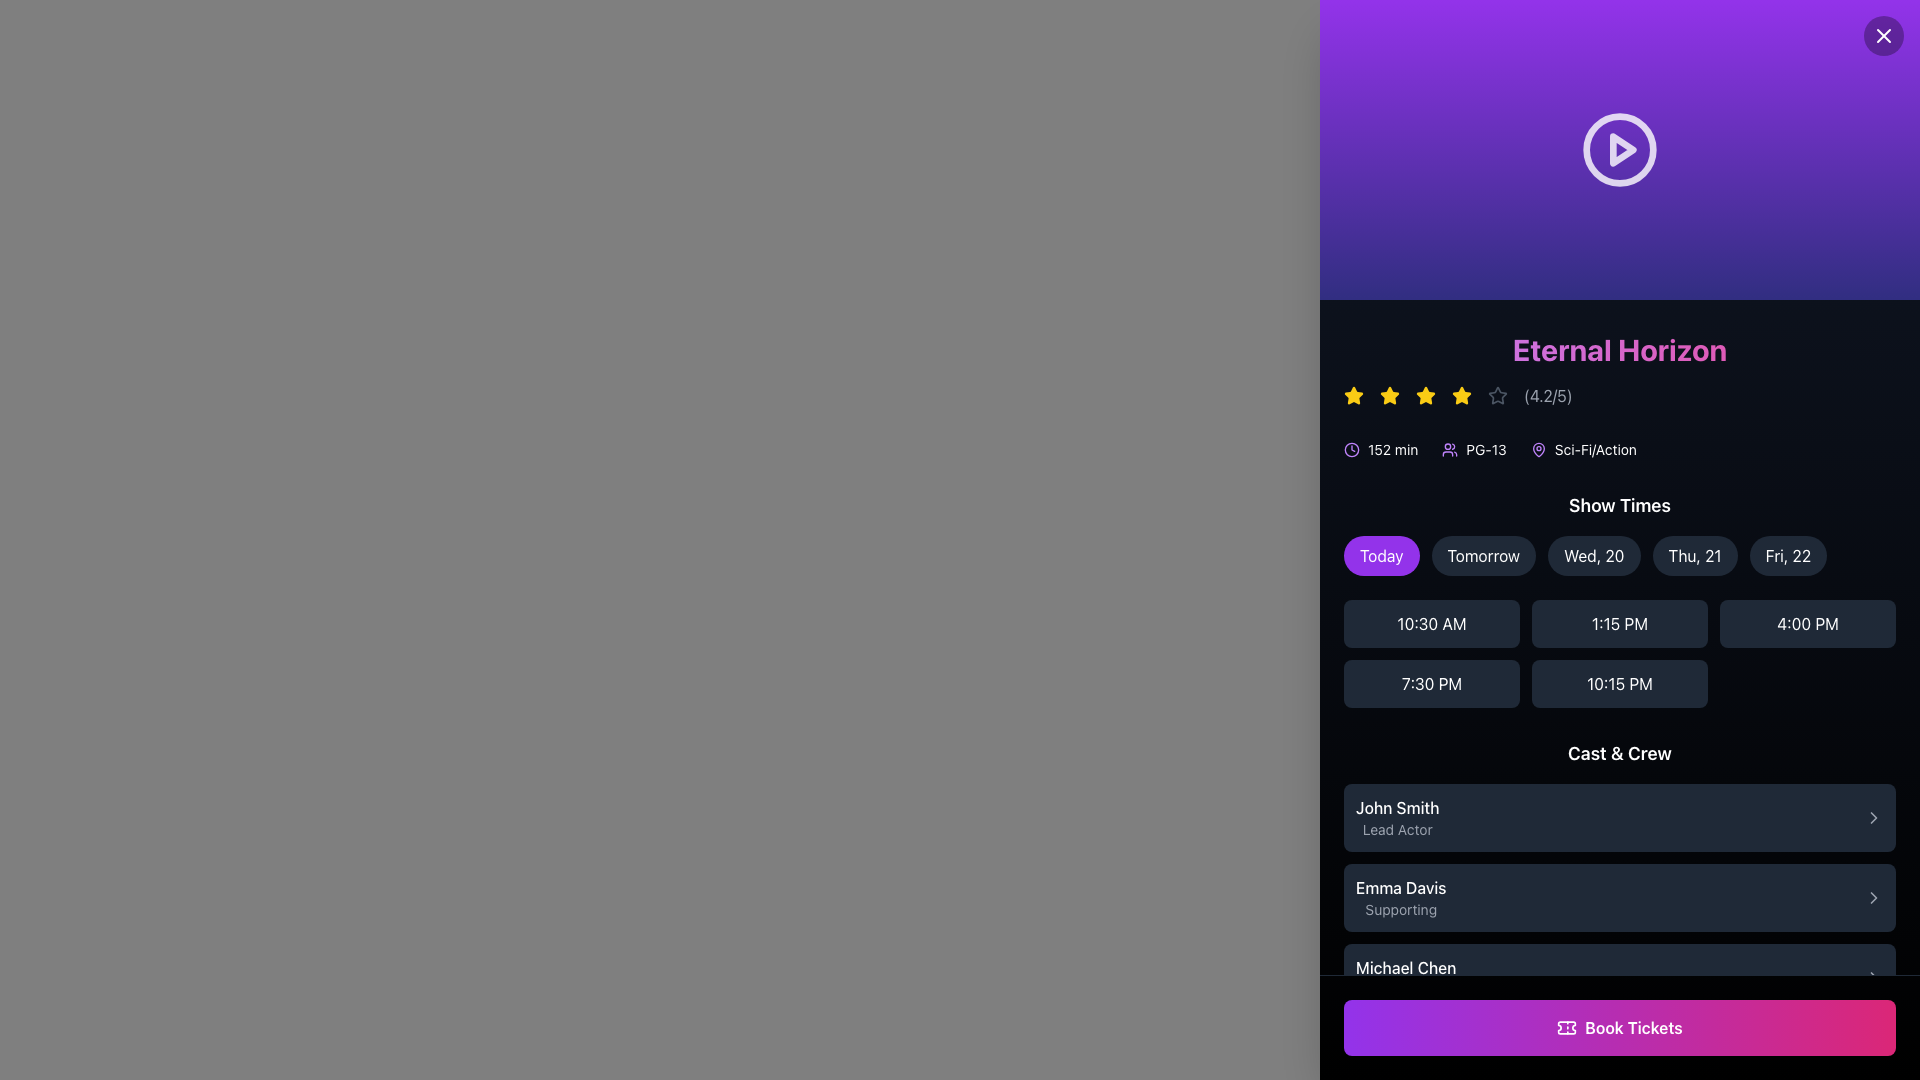 The width and height of the screenshot is (1920, 1080). What do you see at coordinates (1483, 555) in the screenshot?
I see `the oval-shaped button labeled 'Tomorrow' with a dark gray background and white text, located under the 'Show Times' section, as the second button from the left` at bounding box center [1483, 555].